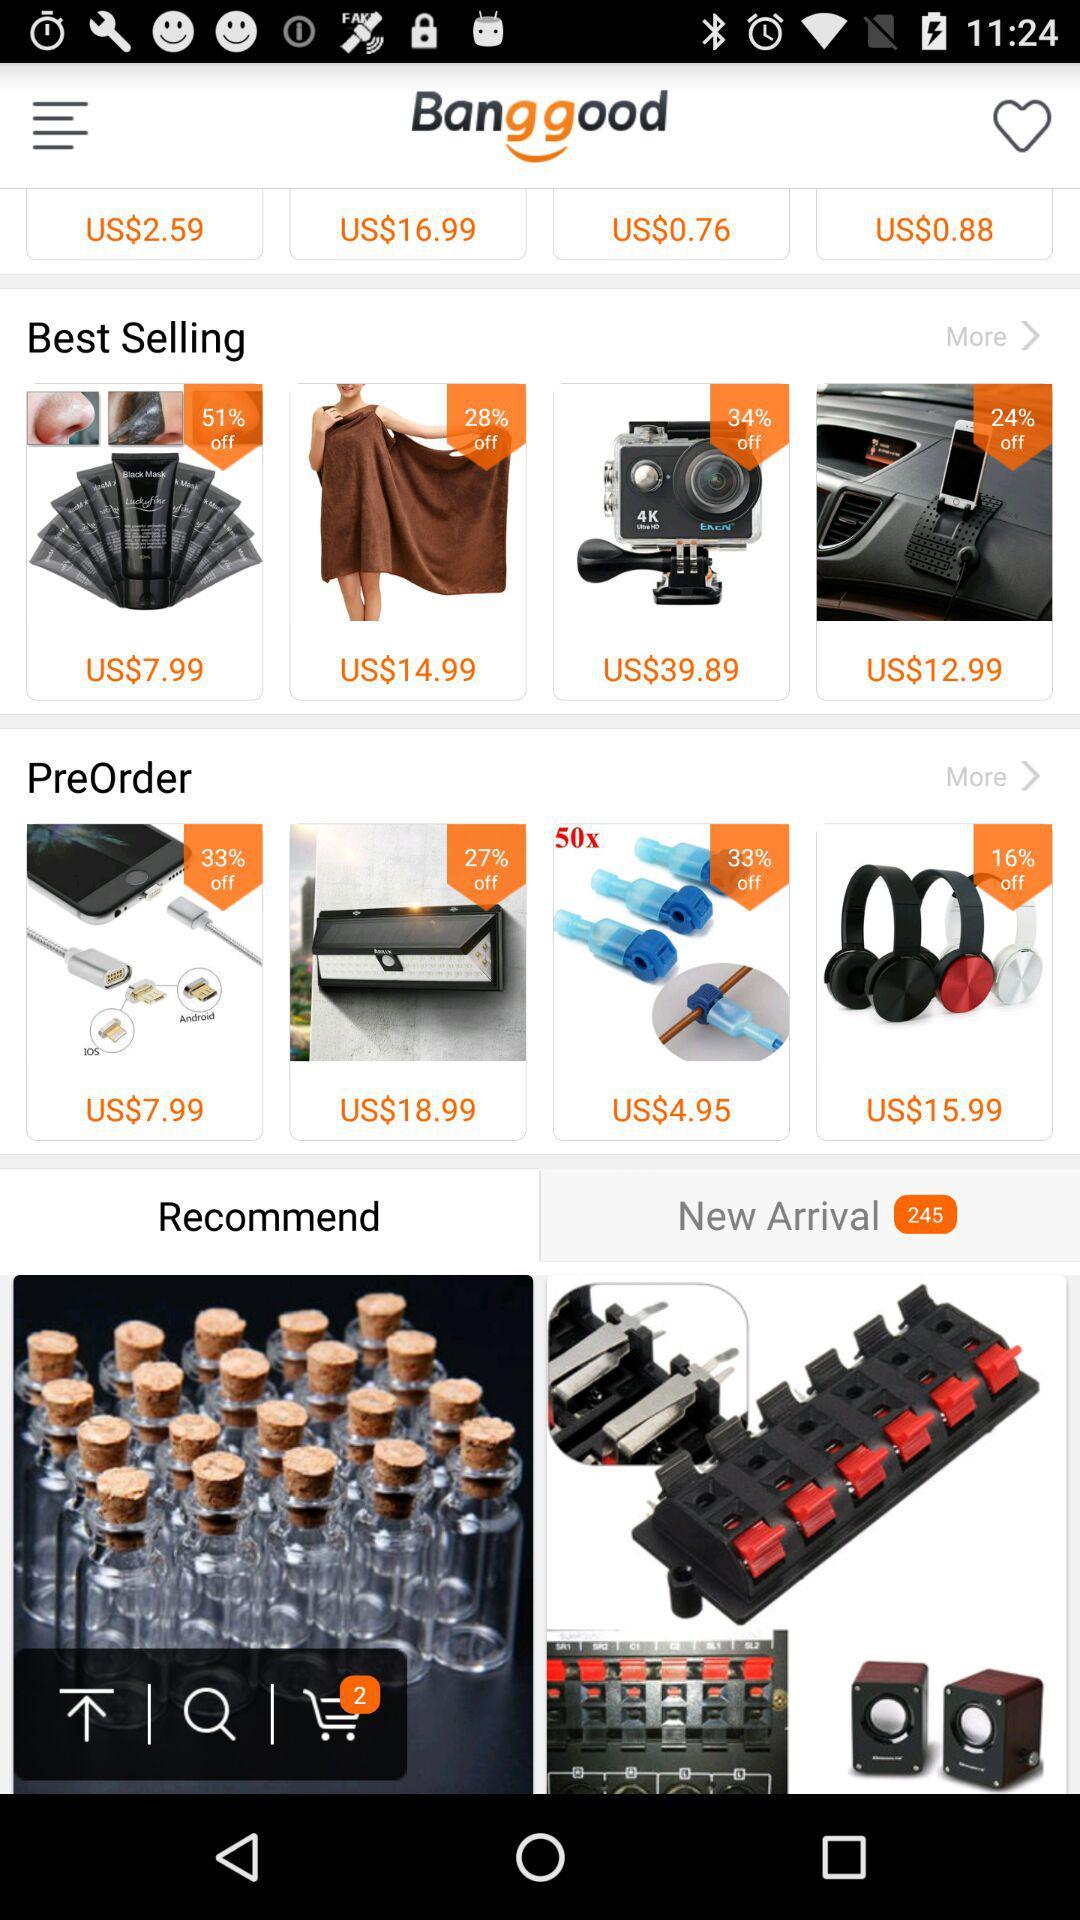 This screenshot has height=1920, width=1080. Describe the element at coordinates (59, 124) in the screenshot. I see `list options` at that location.